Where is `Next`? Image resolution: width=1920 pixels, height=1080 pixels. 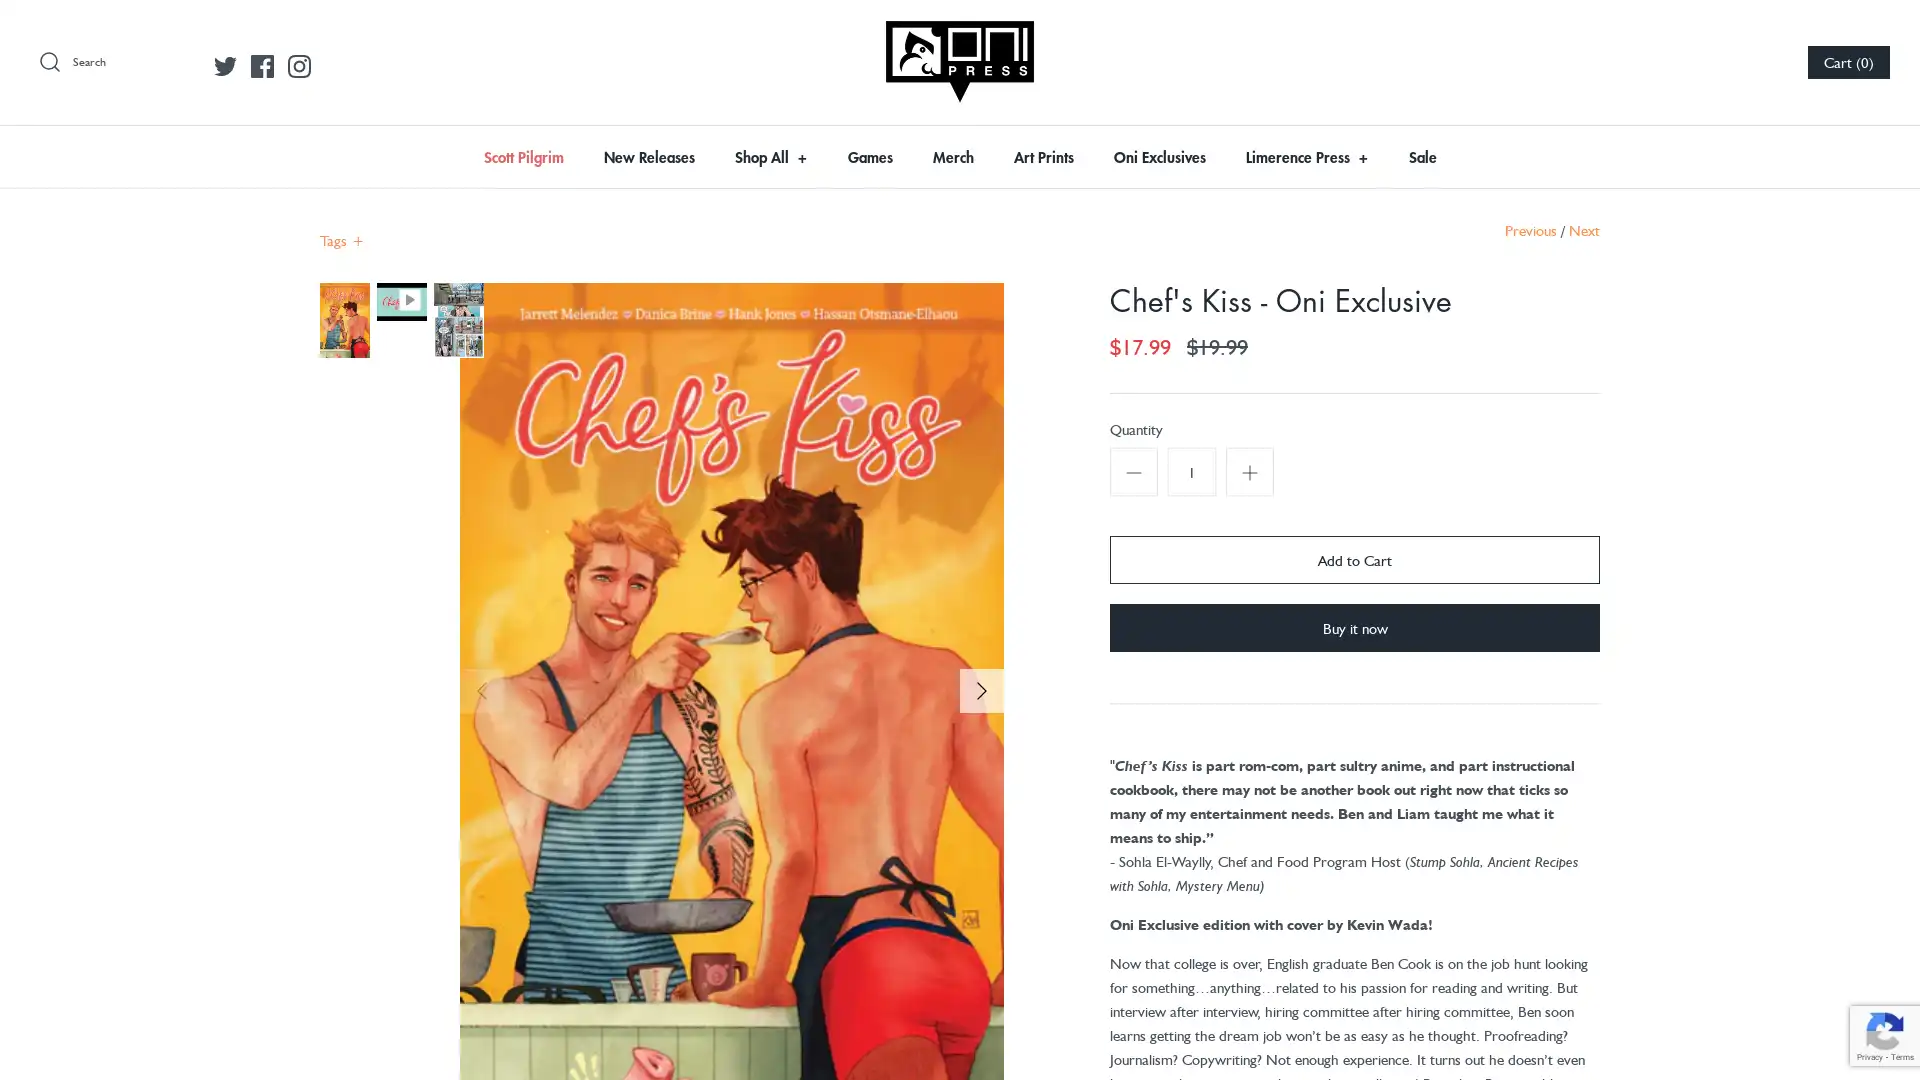
Next is located at coordinates (982, 689).